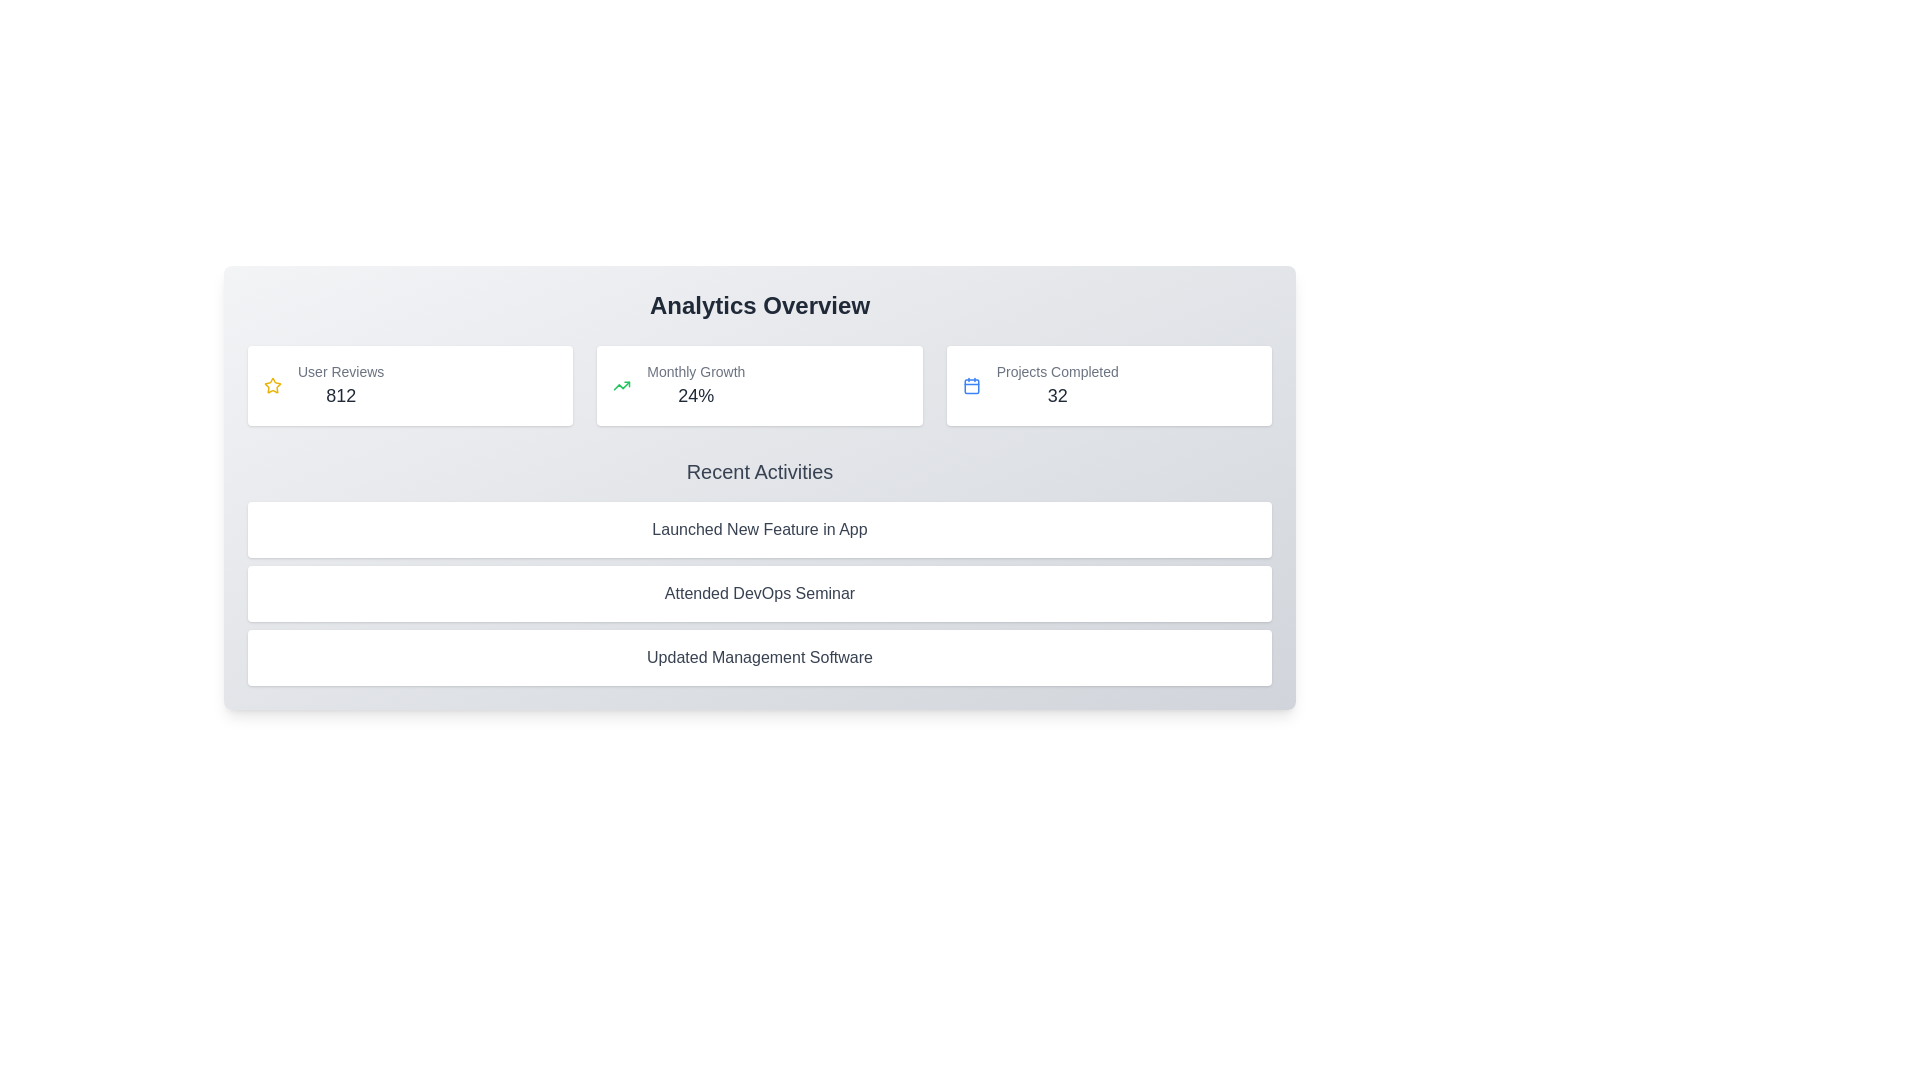  What do you see at coordinates (696, 371) in the screenshot?
I see `the association of the label that titles the metric value '24%' displayed below it, which is located in a rectangular card centered` at bounding box center [696, 371].